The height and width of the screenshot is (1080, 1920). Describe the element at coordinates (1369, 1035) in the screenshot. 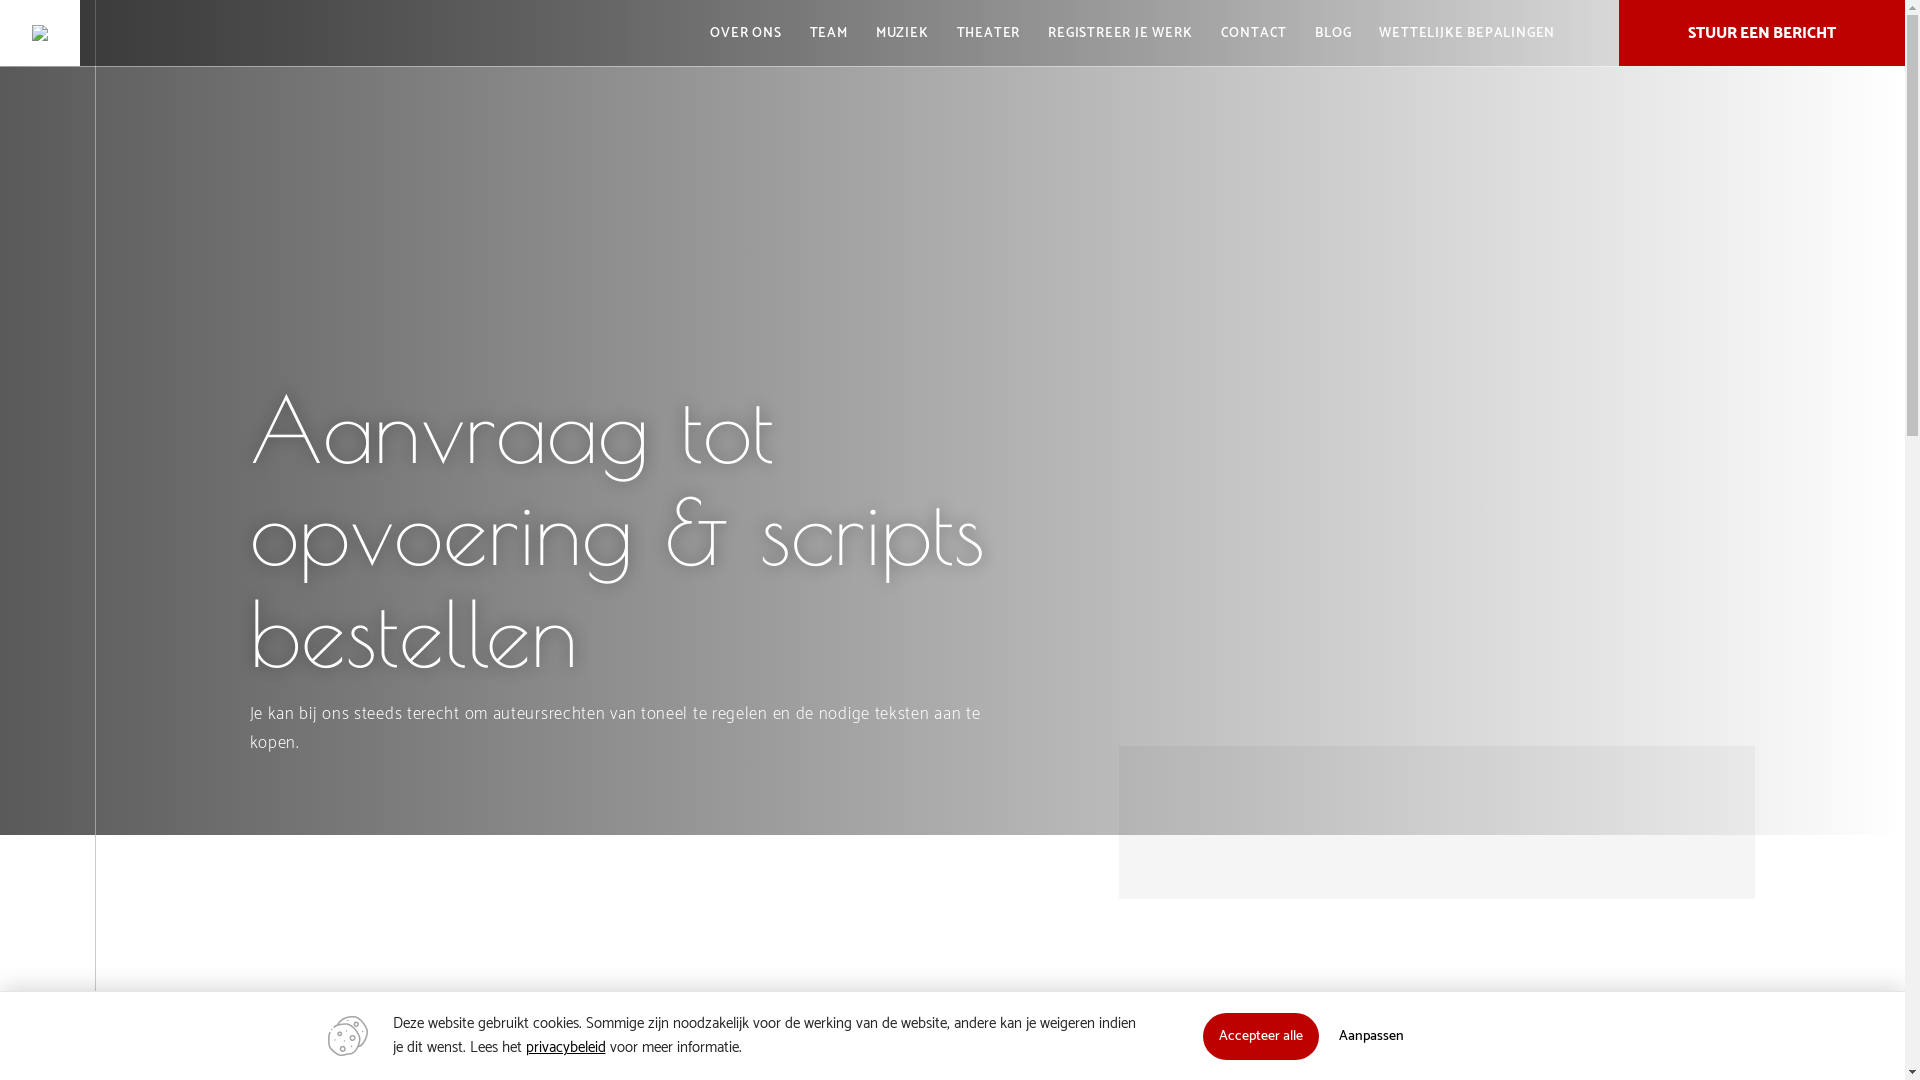

I see `'Aanpassen'` at that location.